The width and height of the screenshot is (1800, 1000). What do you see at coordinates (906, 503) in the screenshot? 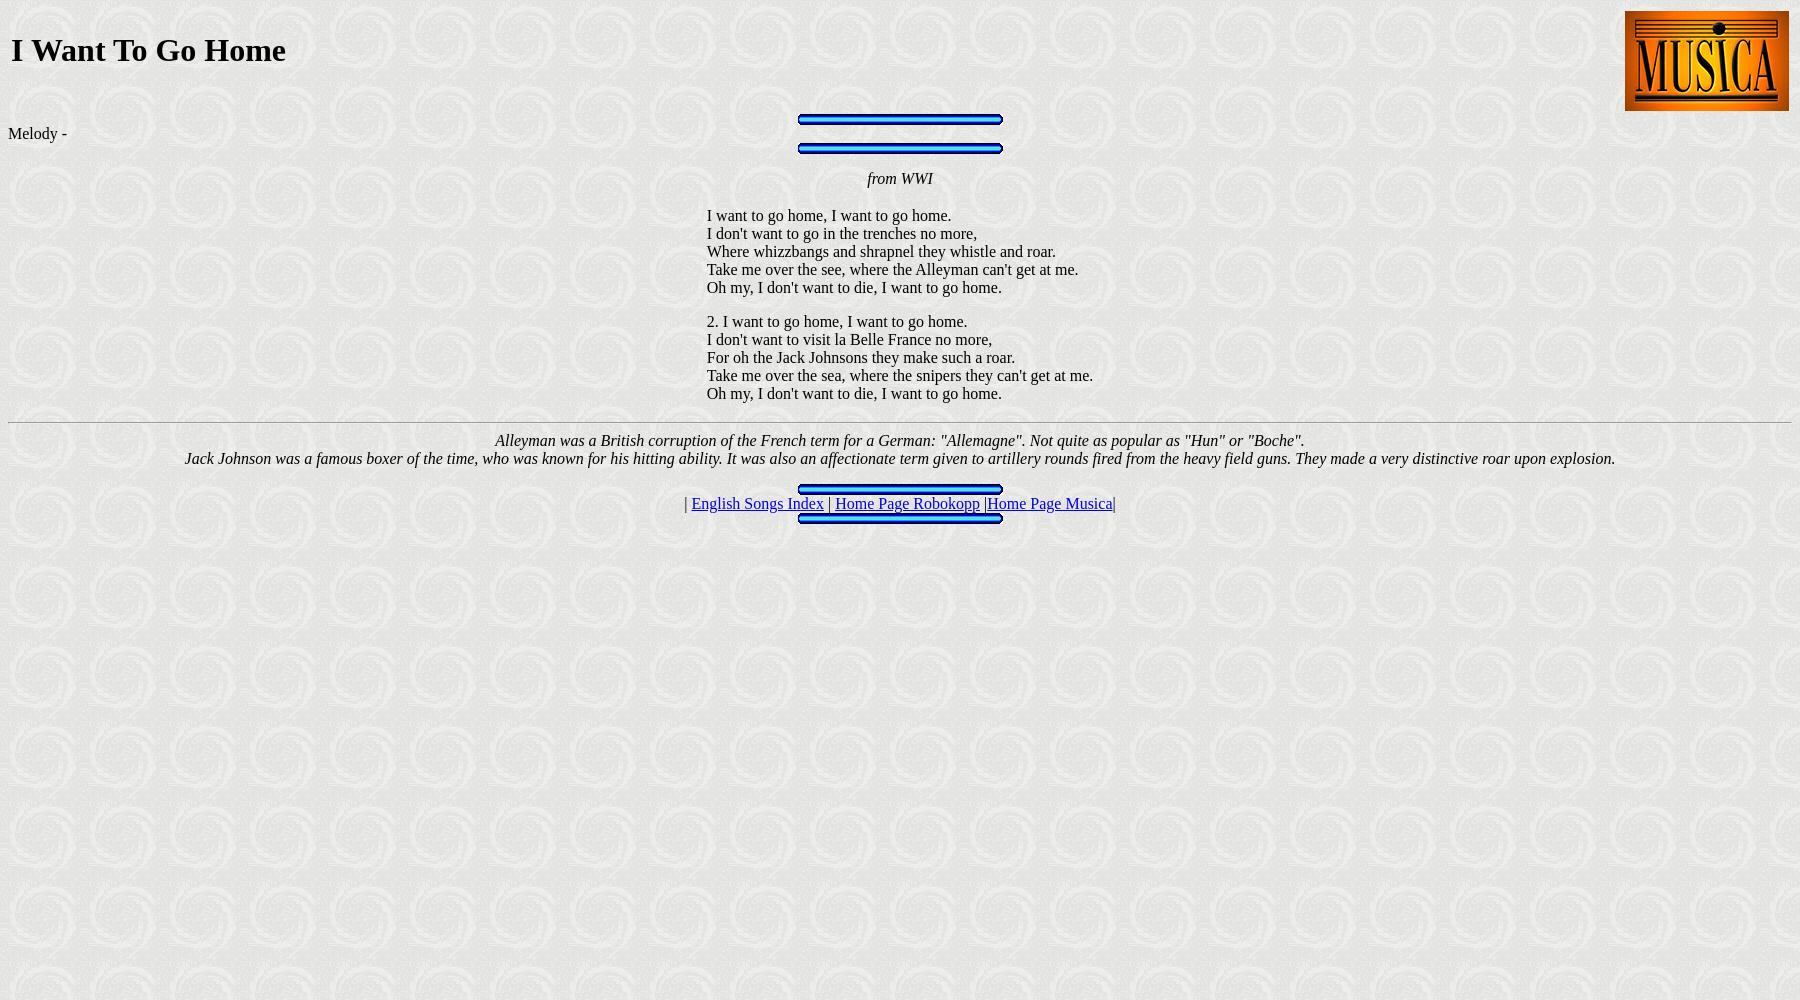
I see `'Home Page Robokopp'` at bounding box center [906, 503].